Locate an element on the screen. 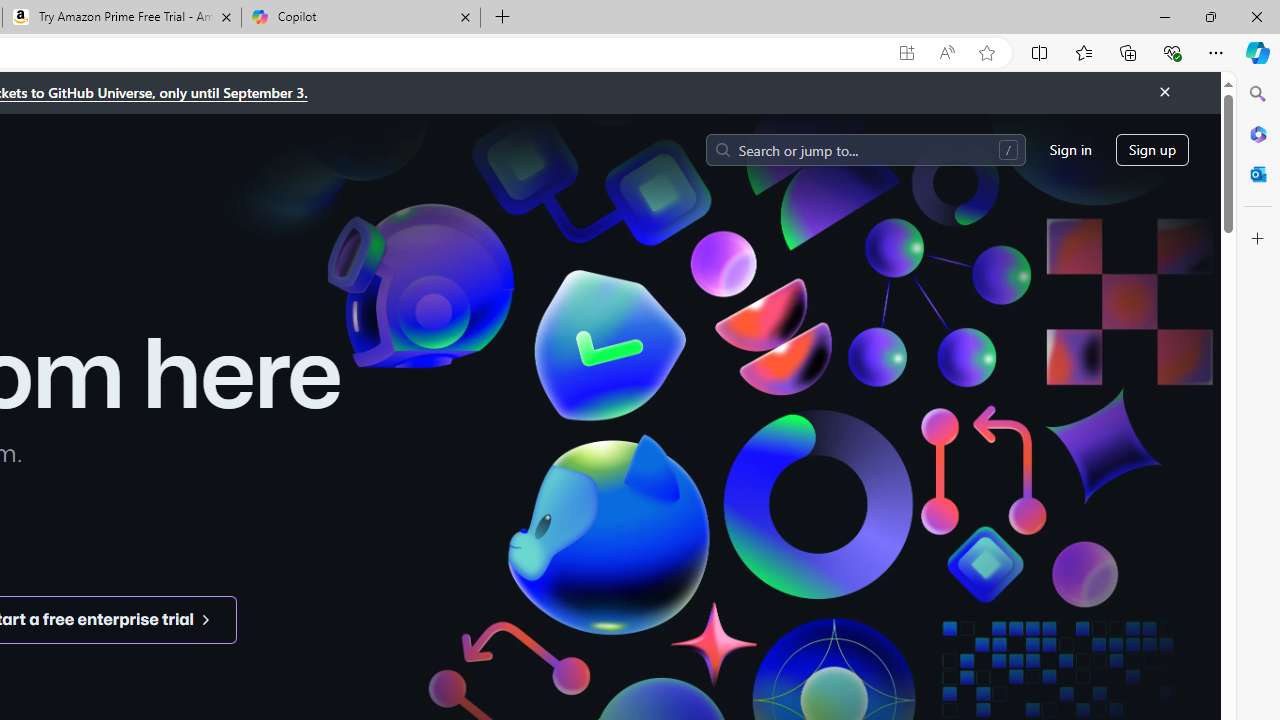 The image size is (1280, 720). 'Copilot (Ctrl+Shift+.)' is located at coordinates (1257, 51).